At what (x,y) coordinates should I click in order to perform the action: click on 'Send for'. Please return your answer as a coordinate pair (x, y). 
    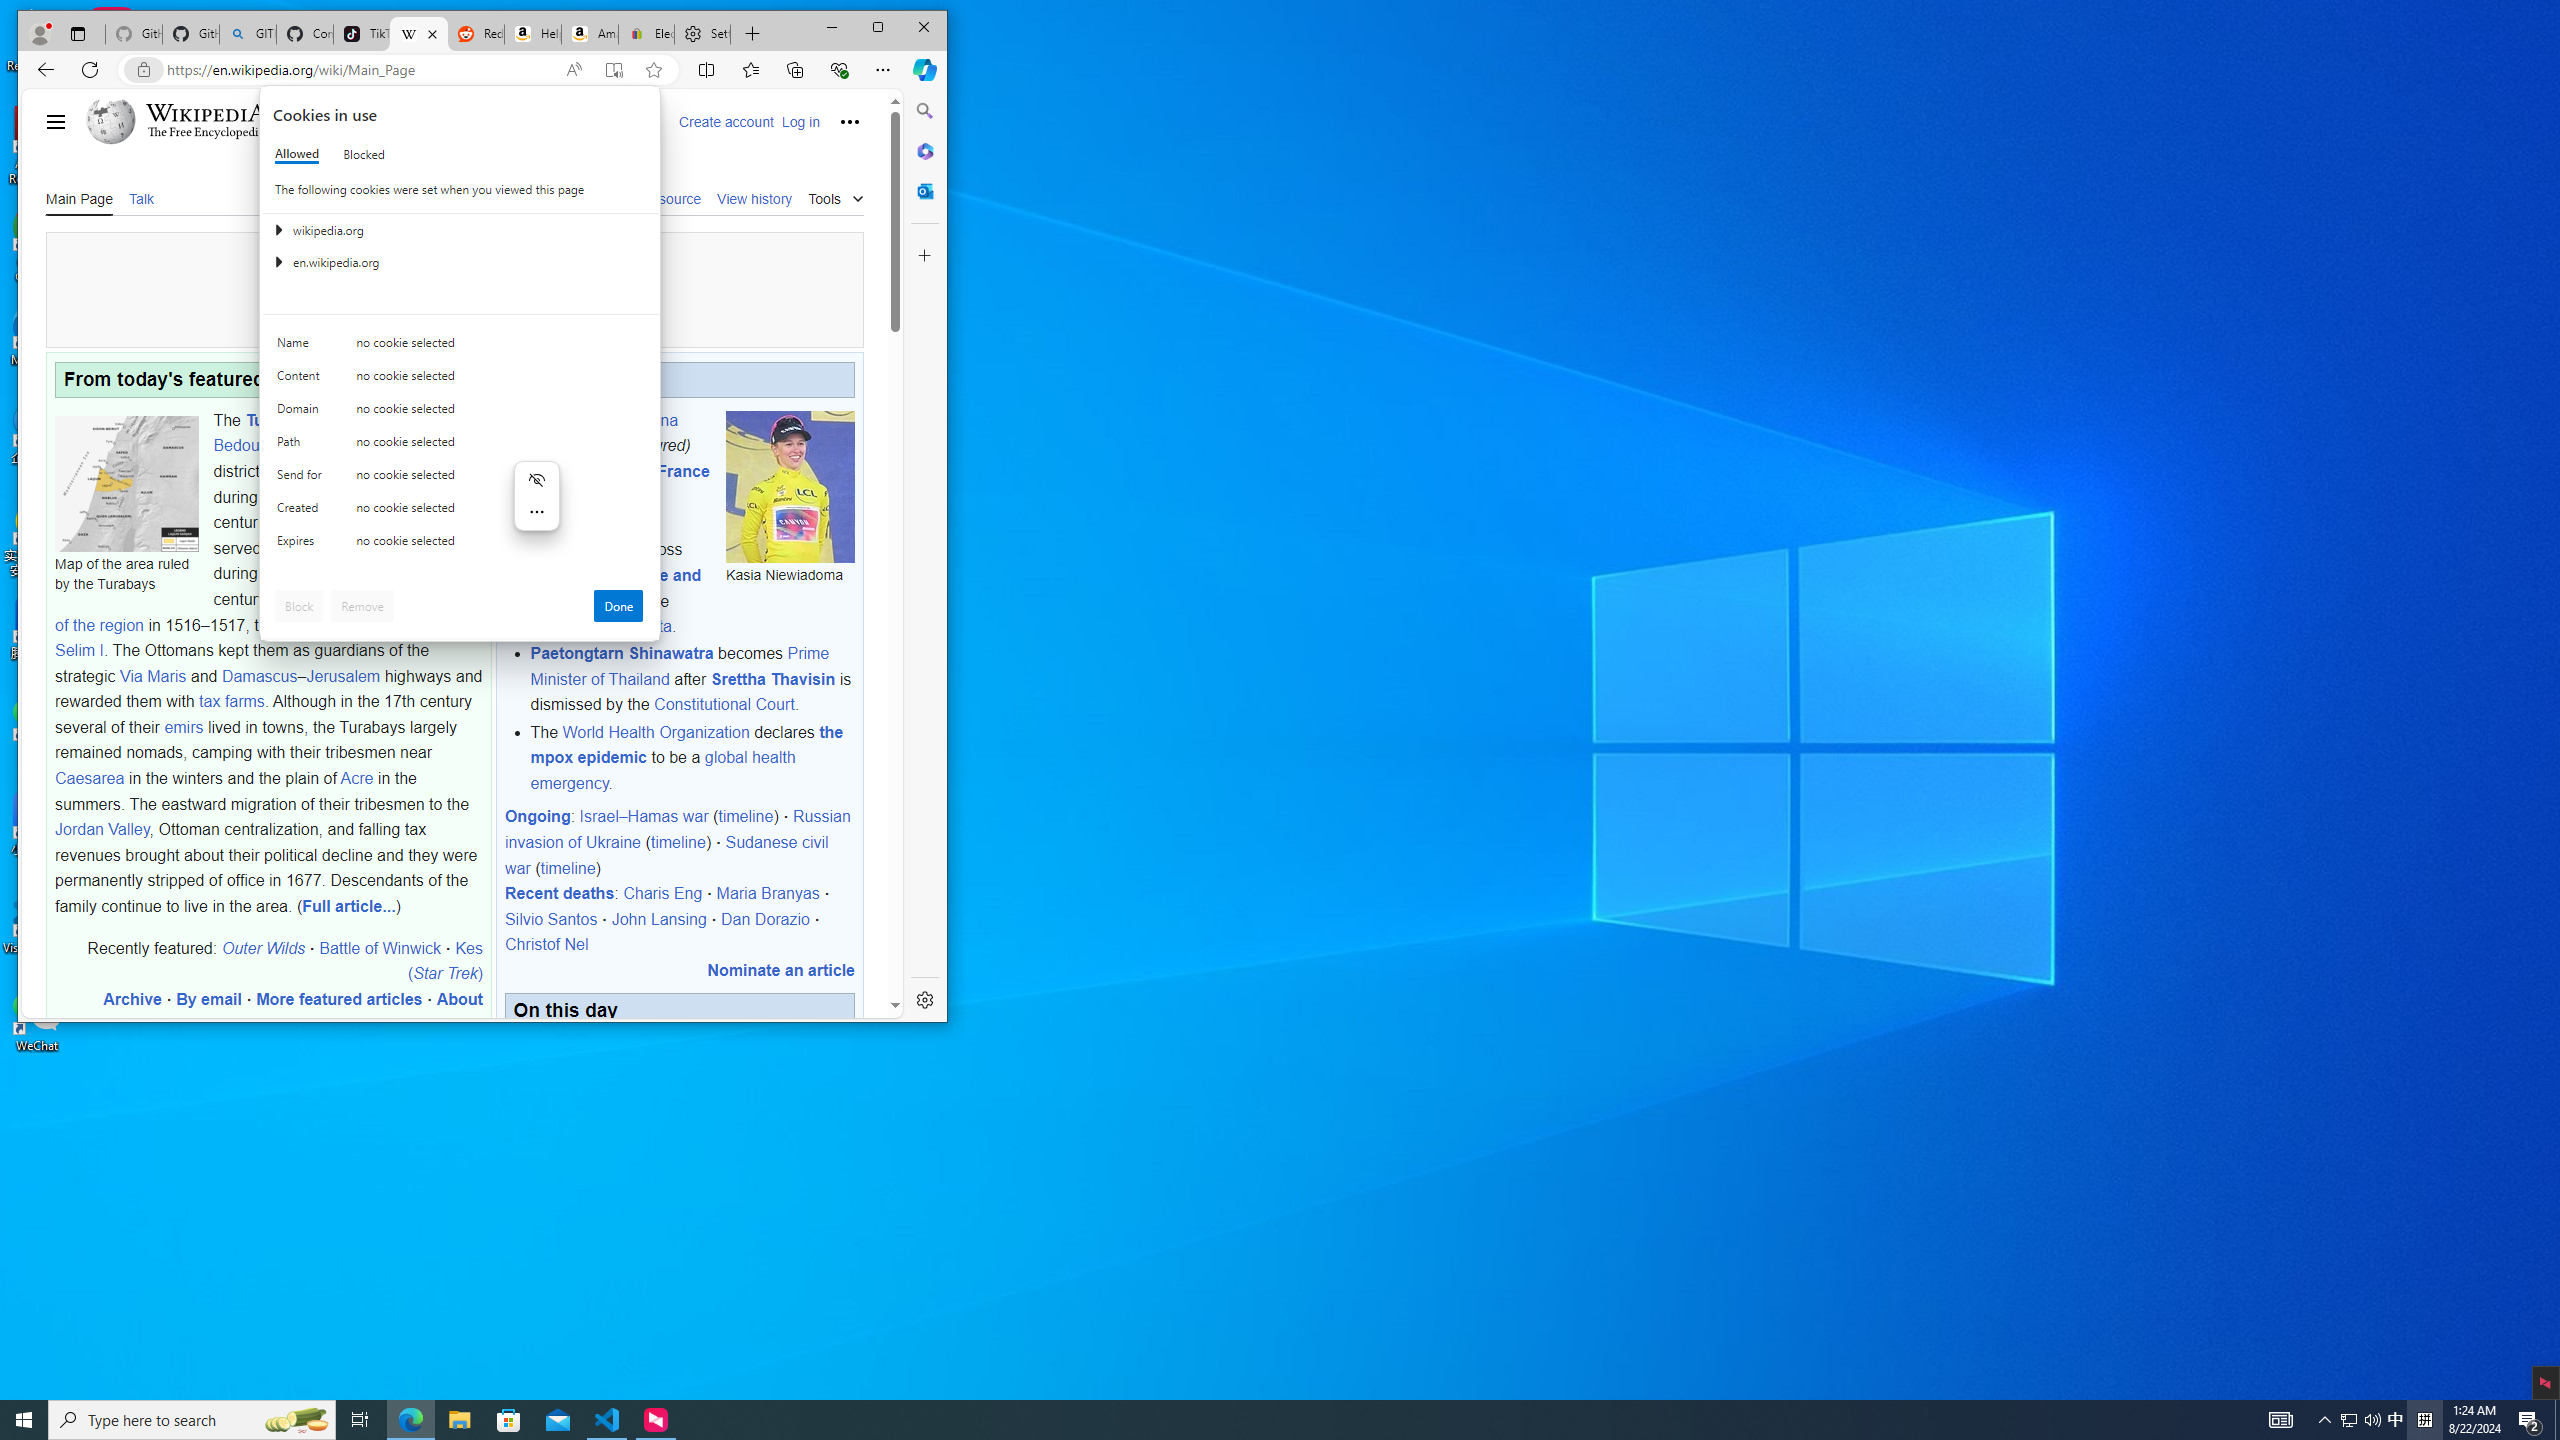
    Looking at the image, I should click on (302, 478).